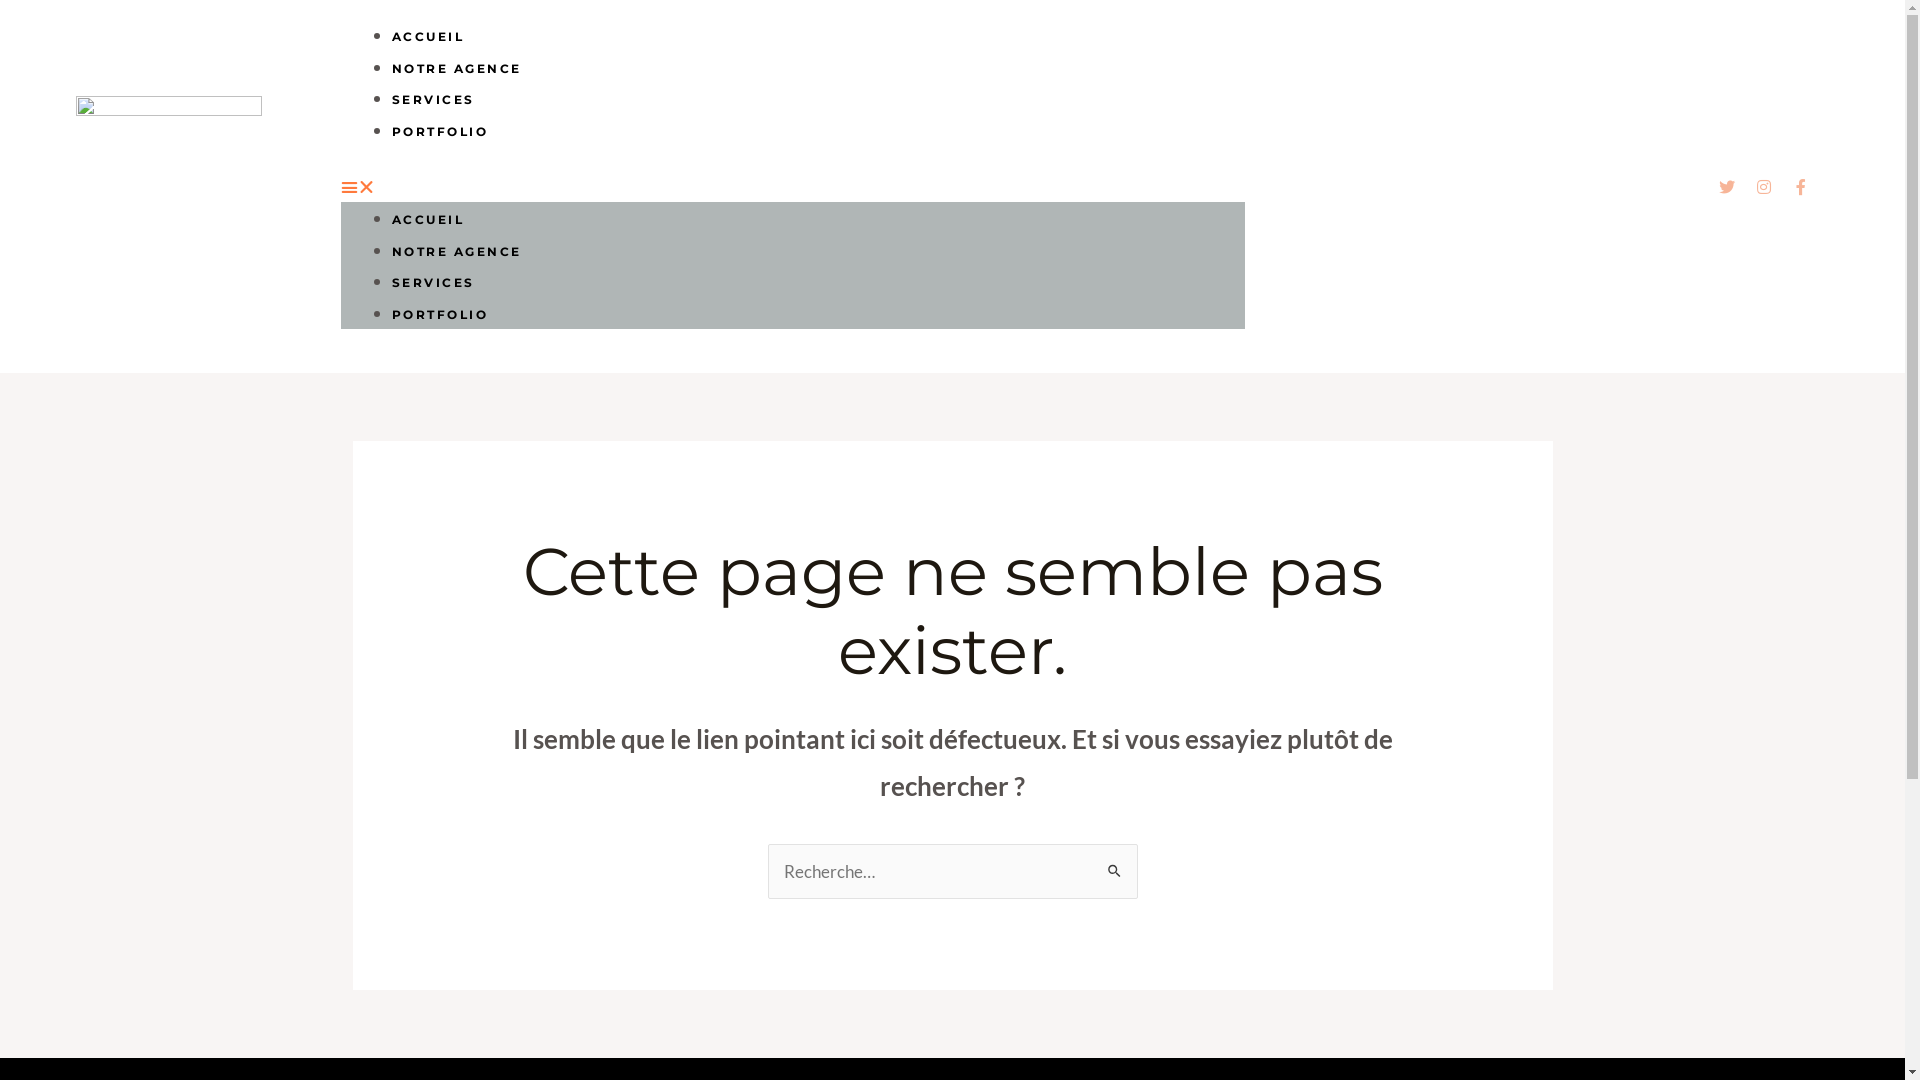 The height and width of the screenshot is (1080, 1920). I want to click on 'PORTFOLIO', so click(439, 314).